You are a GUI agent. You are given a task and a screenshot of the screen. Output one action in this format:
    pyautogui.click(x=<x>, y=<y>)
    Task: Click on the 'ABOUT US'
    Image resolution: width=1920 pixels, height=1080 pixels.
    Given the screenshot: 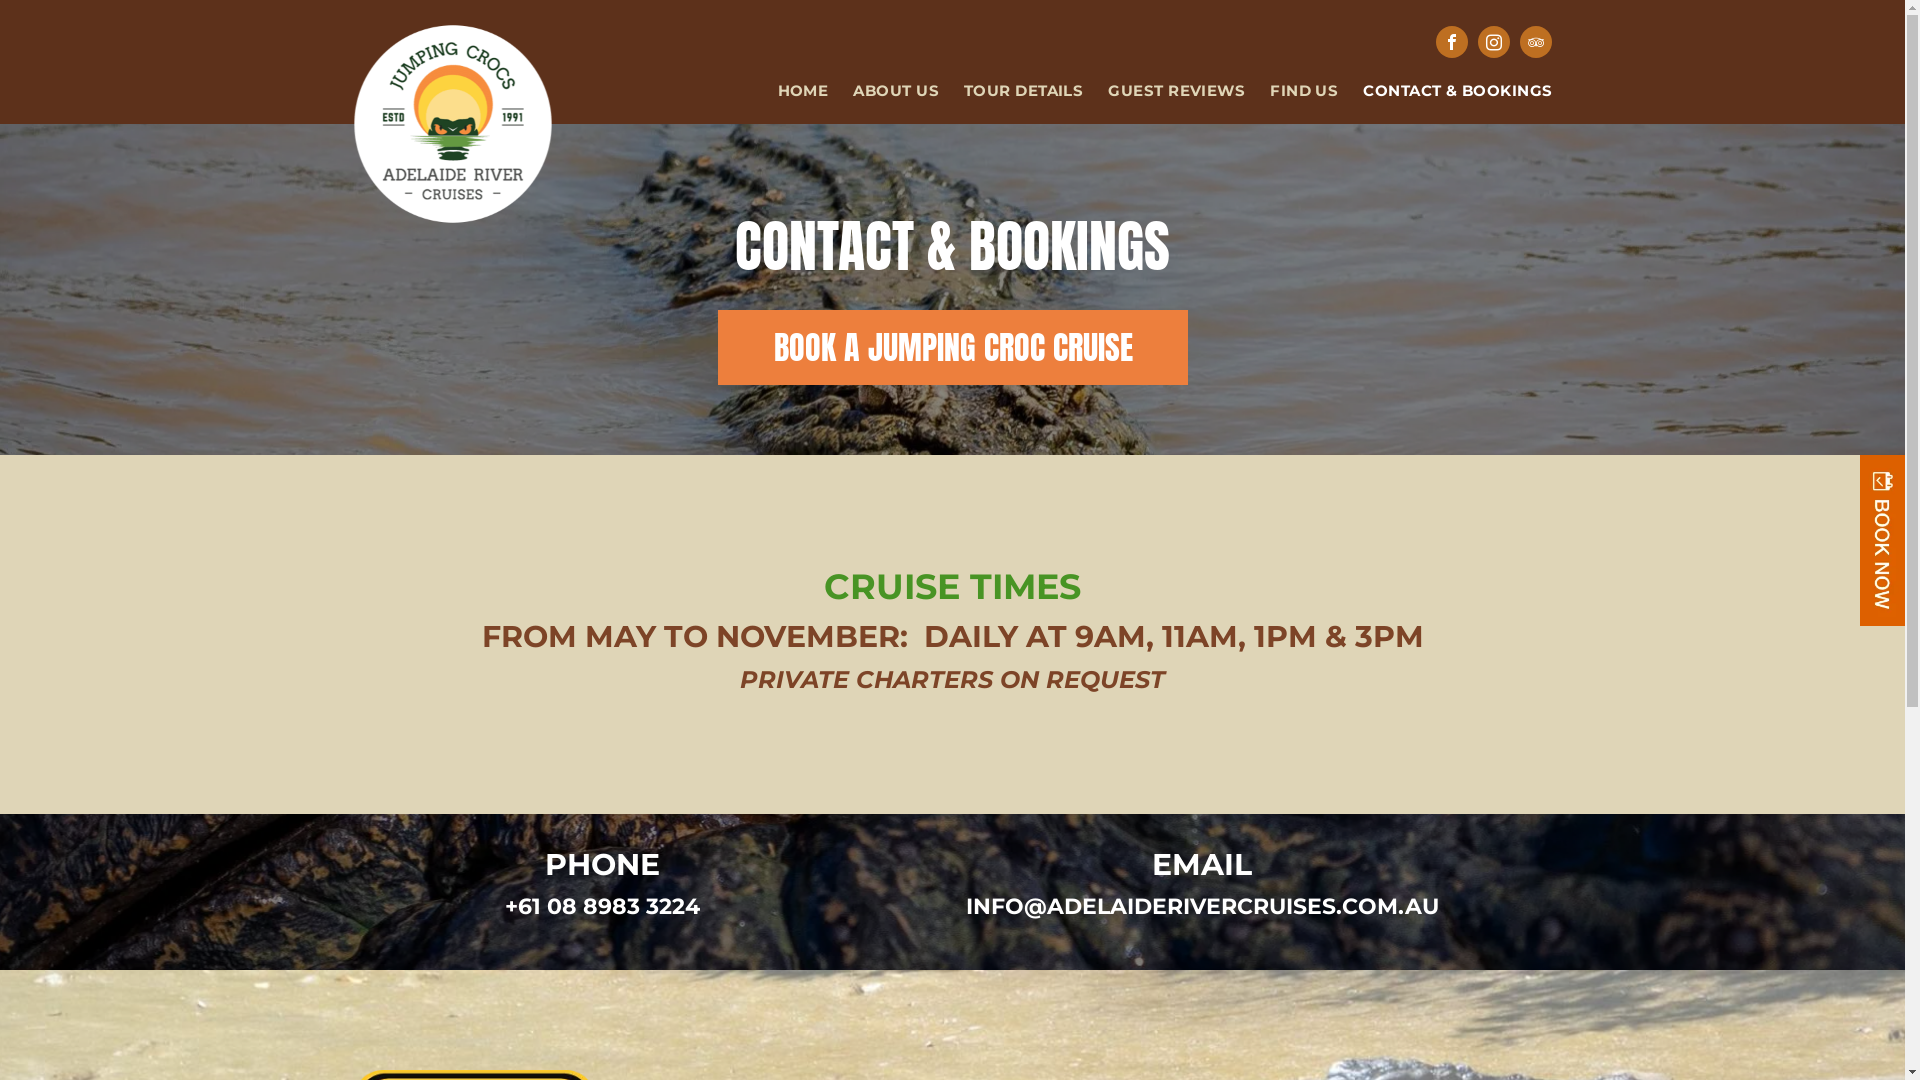 What is the action you would take?
    pyautogui.click(x=828, y=91)
    